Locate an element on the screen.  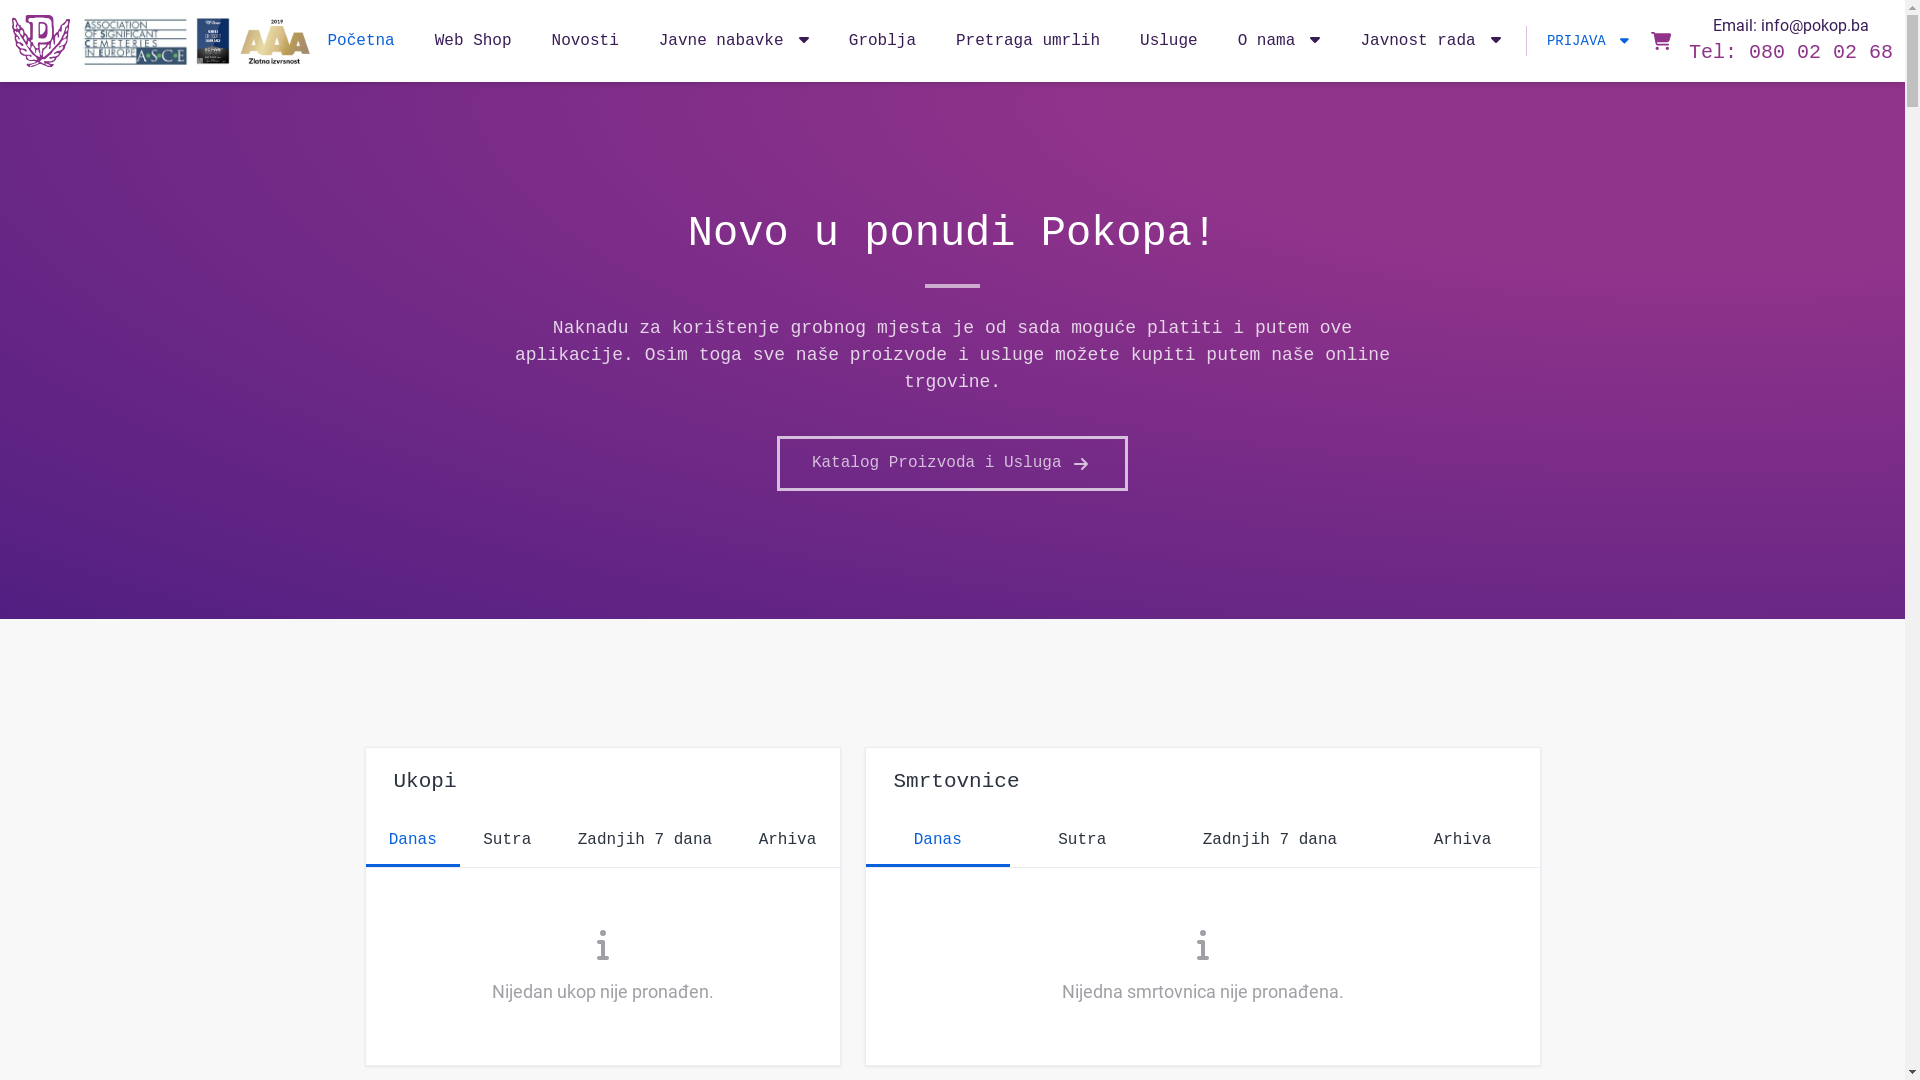
'Usluge' is located at coordinates (1169, 41).